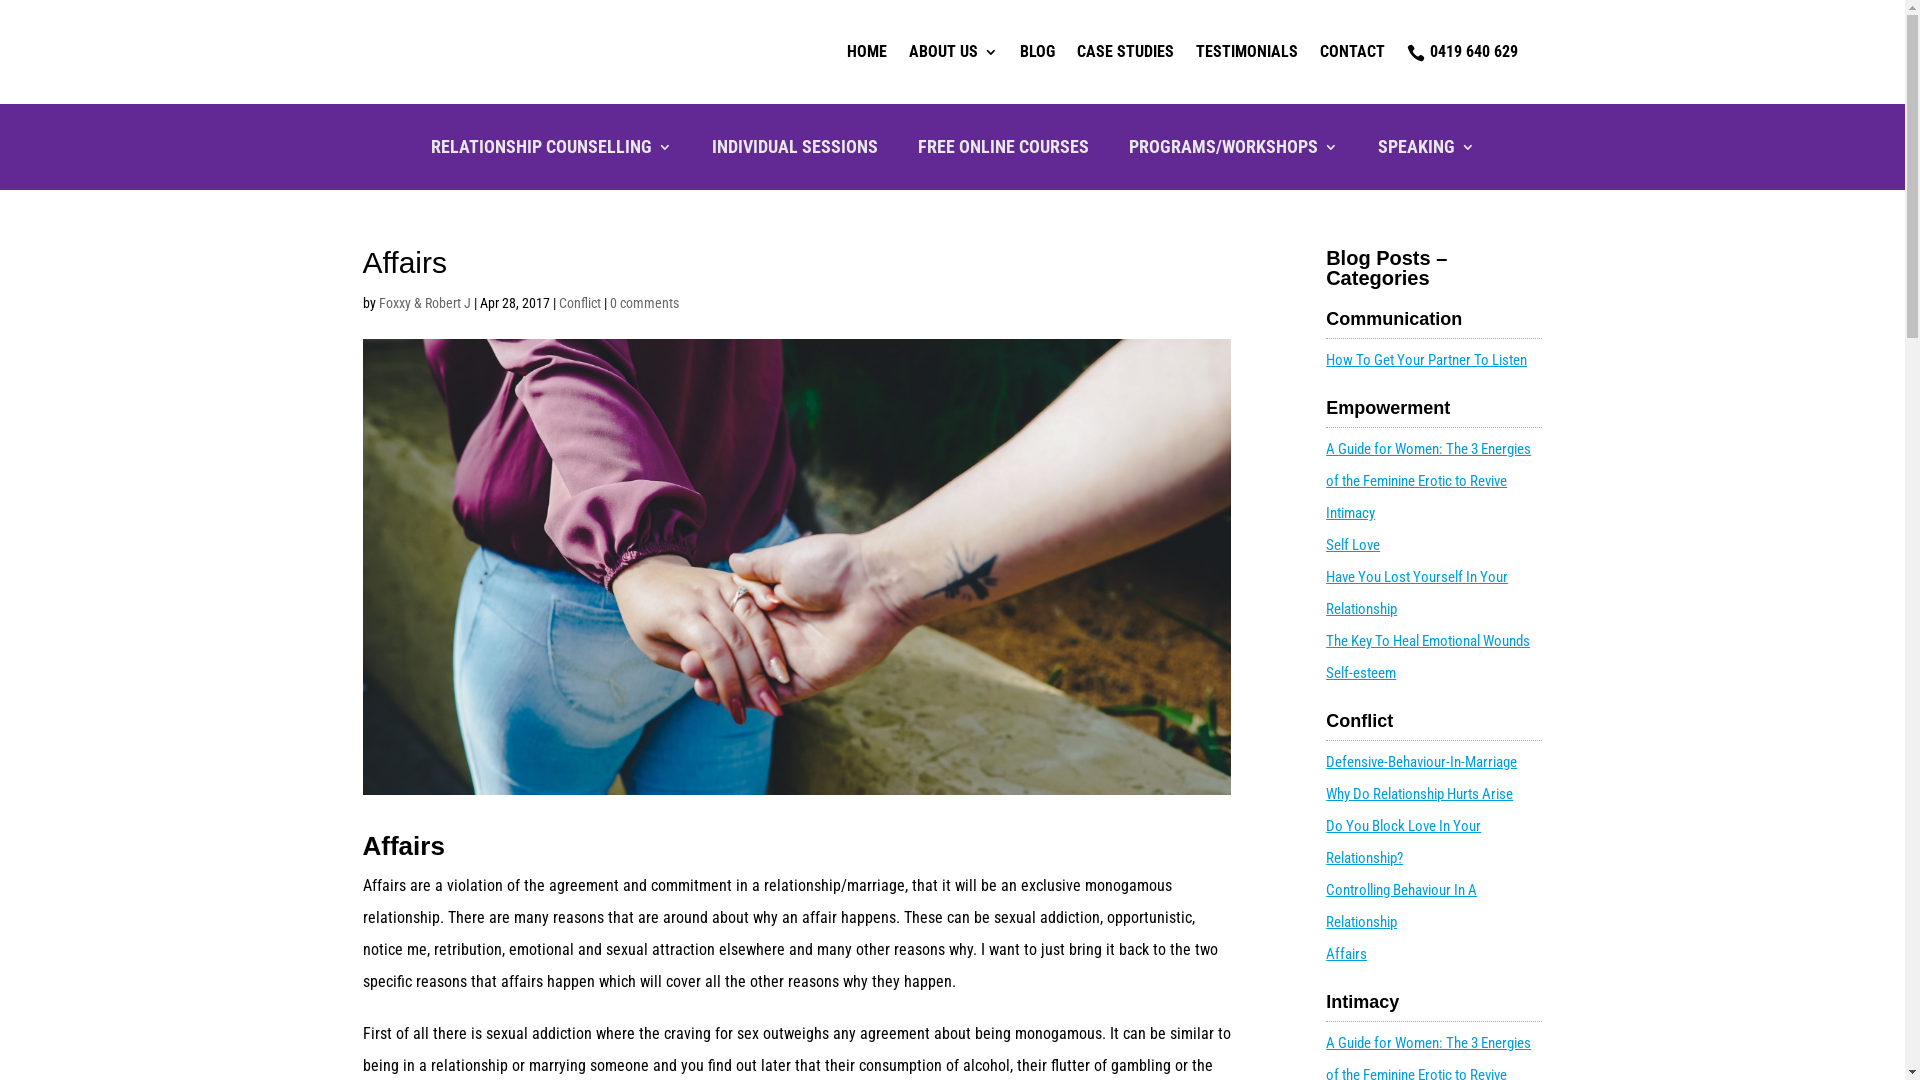  What do you see at coordinates (1124, 50) in the screenshot?
I see `'CASE STUDIES'` at bounding box center [1124, 50].